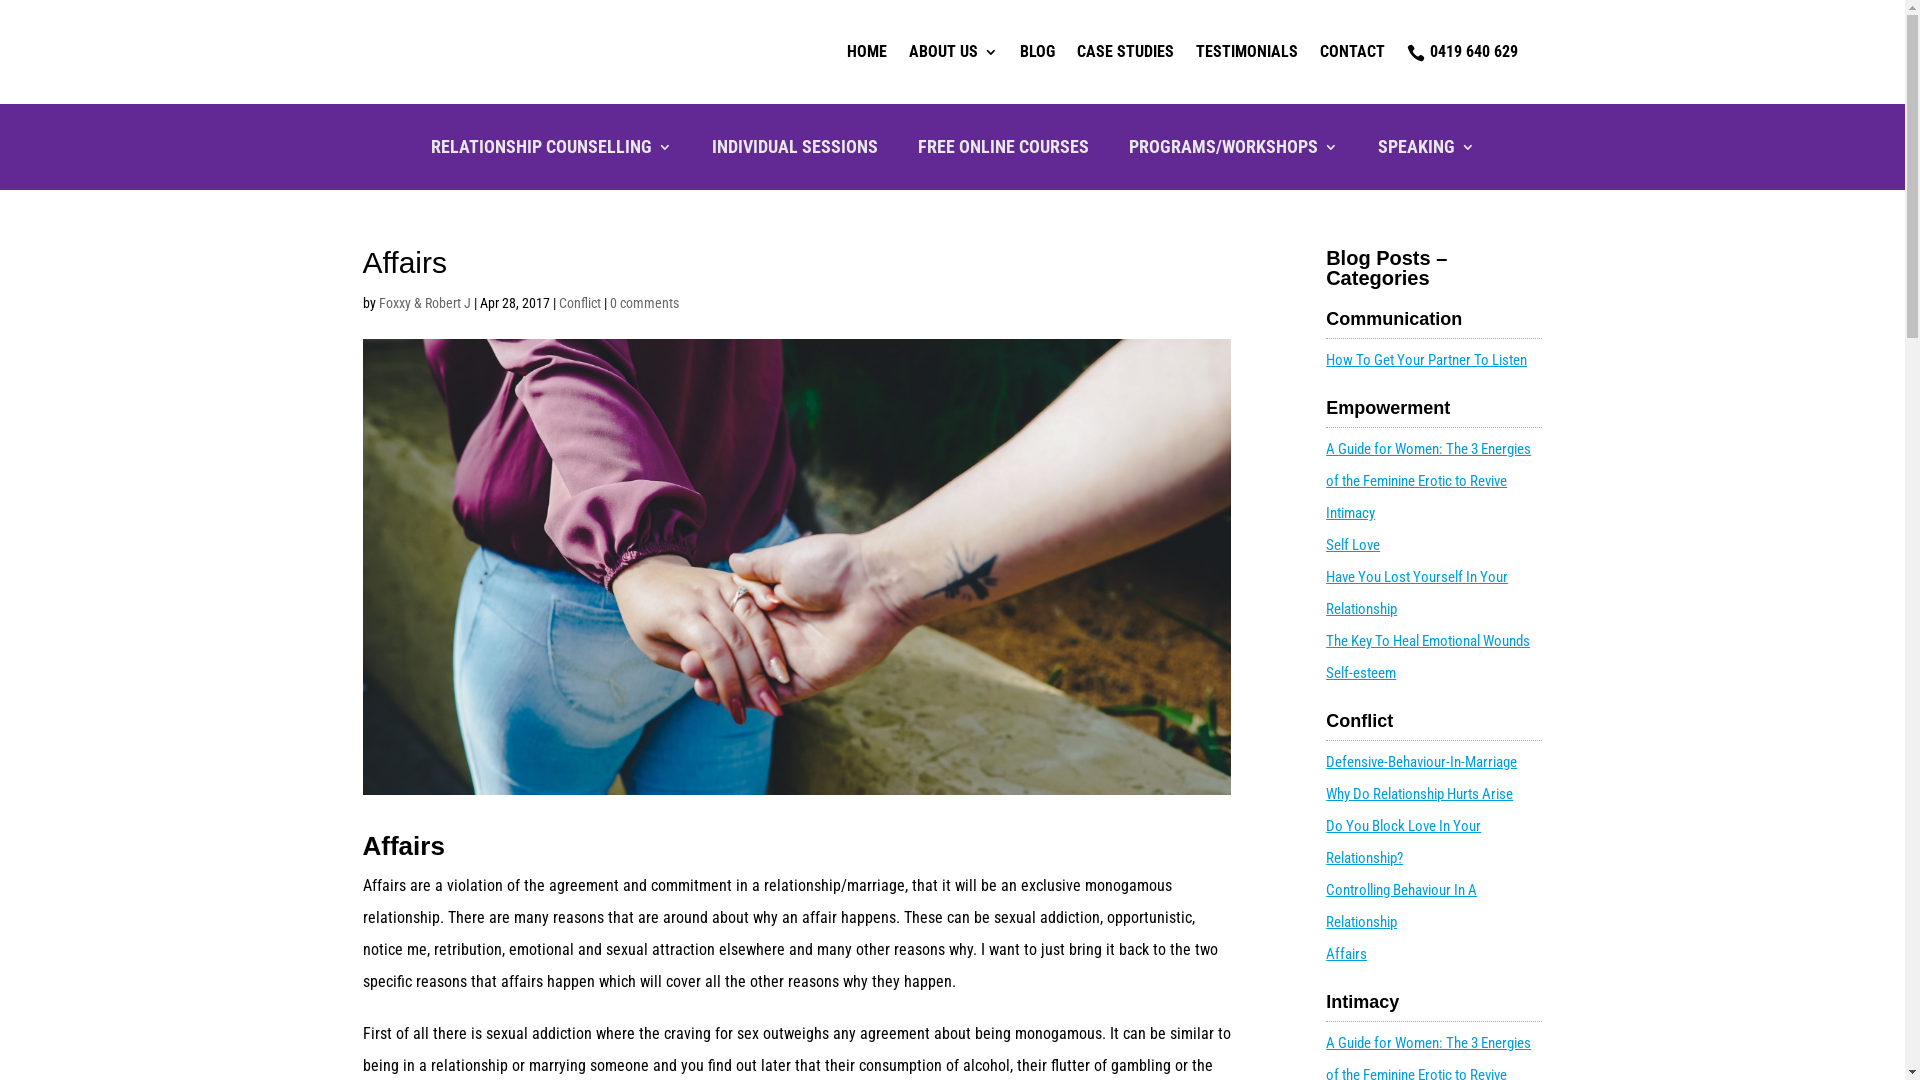  What do you see at coordinates (1124, 50) in the screenshot?
I see `'CASE STUDIES'` at bounding box center [1124, 50].